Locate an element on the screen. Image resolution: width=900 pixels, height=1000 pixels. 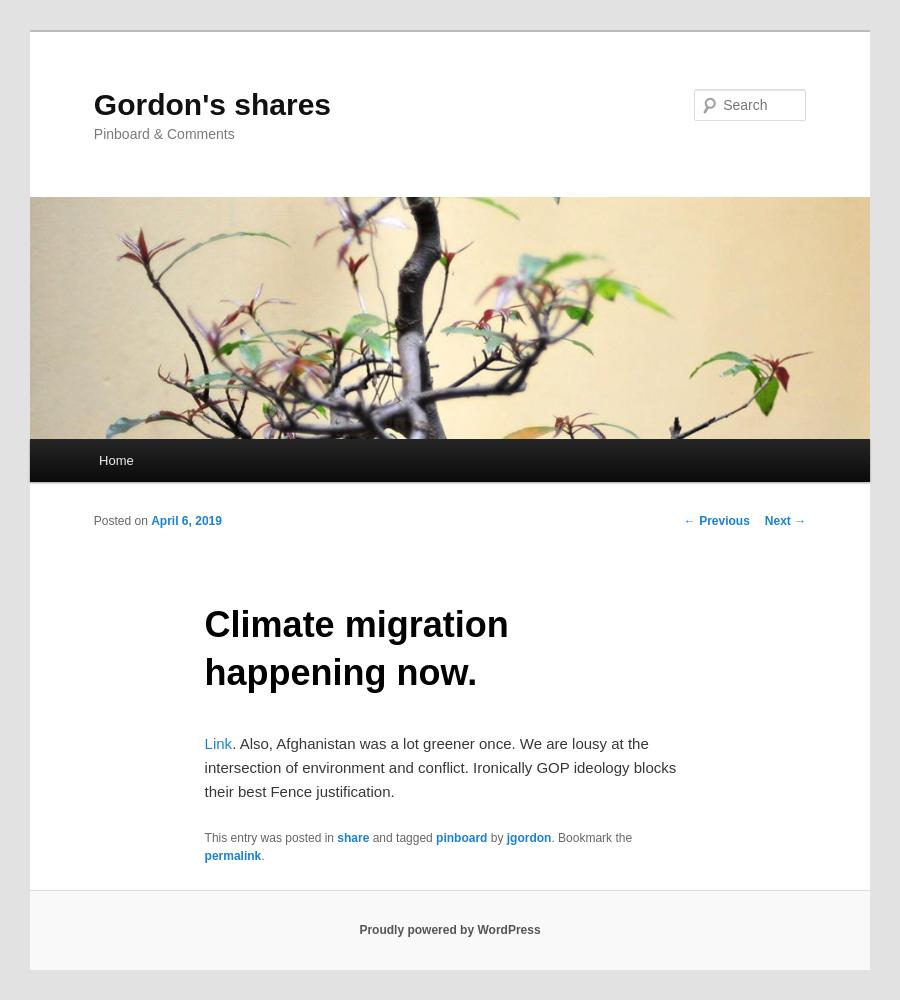
'Link' is located at coordinates (217, 741).